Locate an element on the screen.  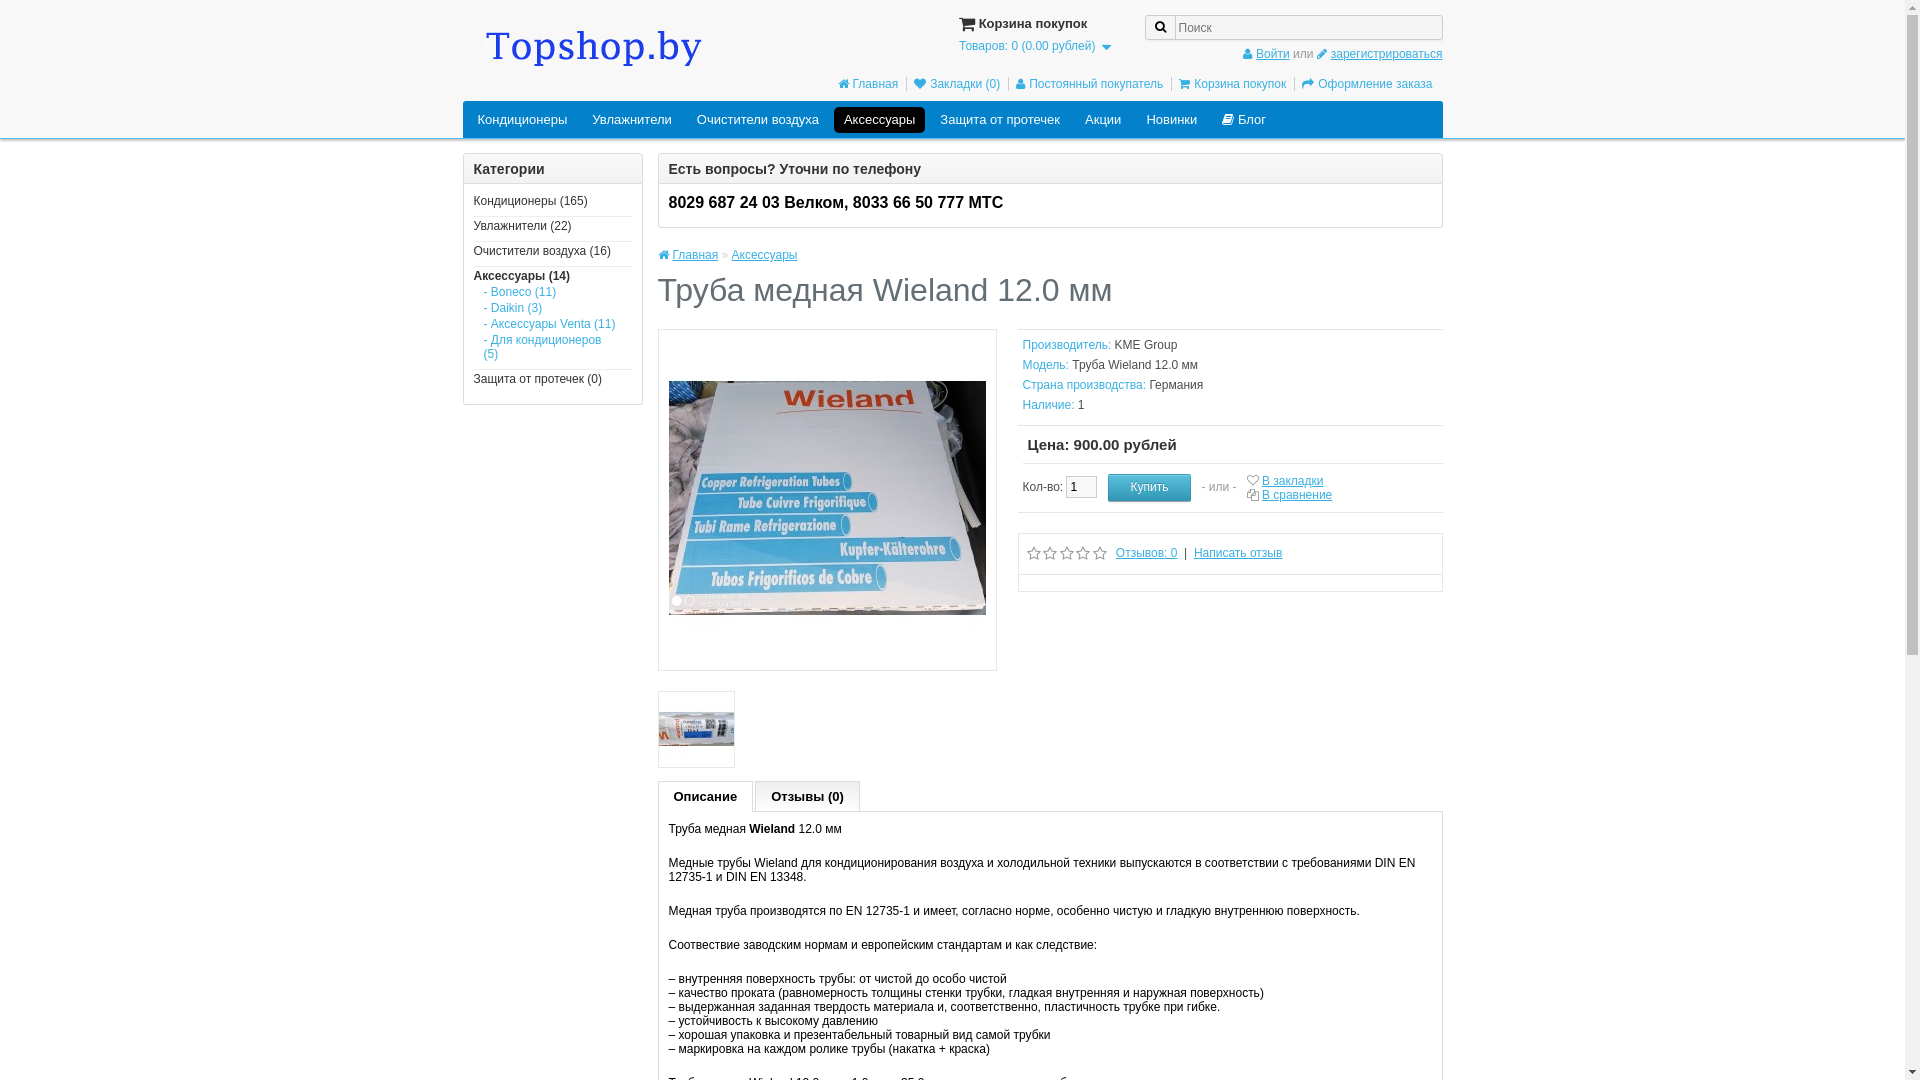
'KME Group' is located at coordinates (1146, 343).